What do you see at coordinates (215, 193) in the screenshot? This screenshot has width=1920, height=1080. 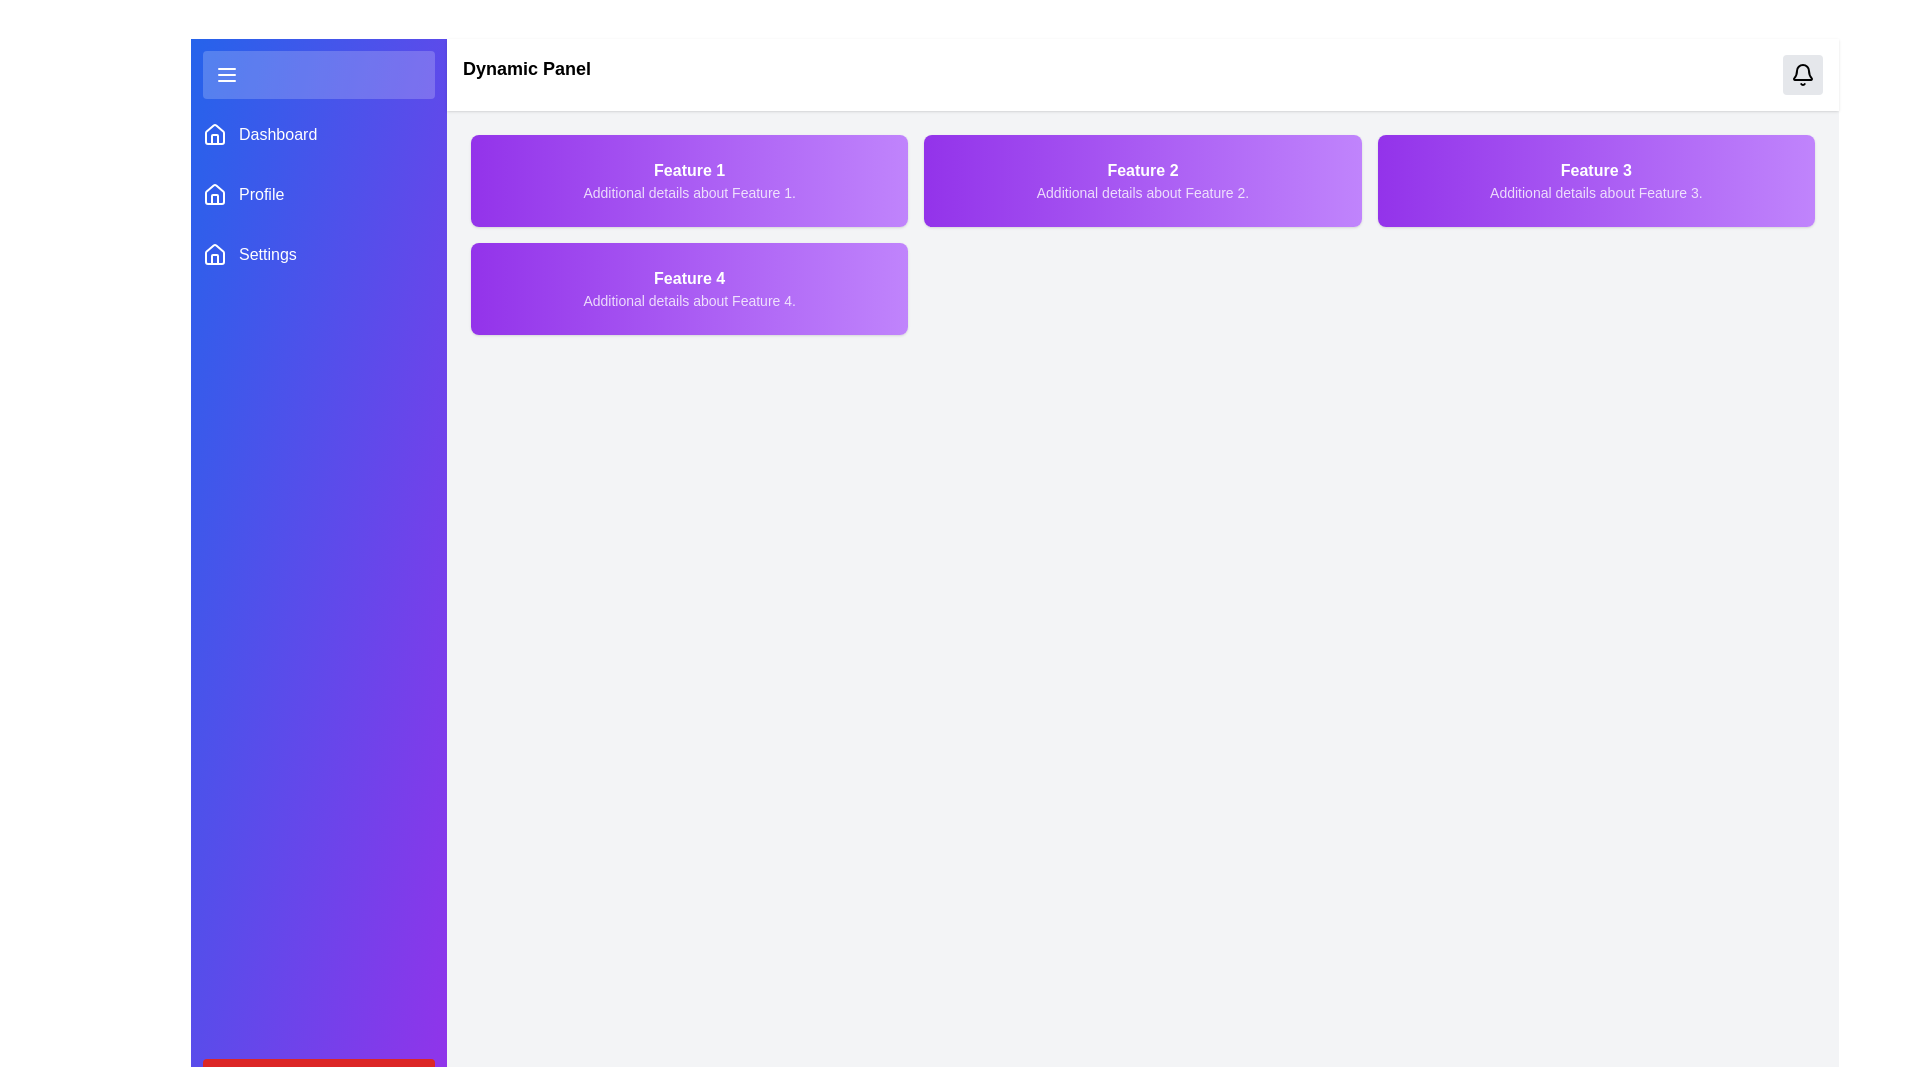 I see `the 'Profile' icon located on the left-hand panel, between 'Dashboard' and 'Settings'` at bounding box center [215, 193].